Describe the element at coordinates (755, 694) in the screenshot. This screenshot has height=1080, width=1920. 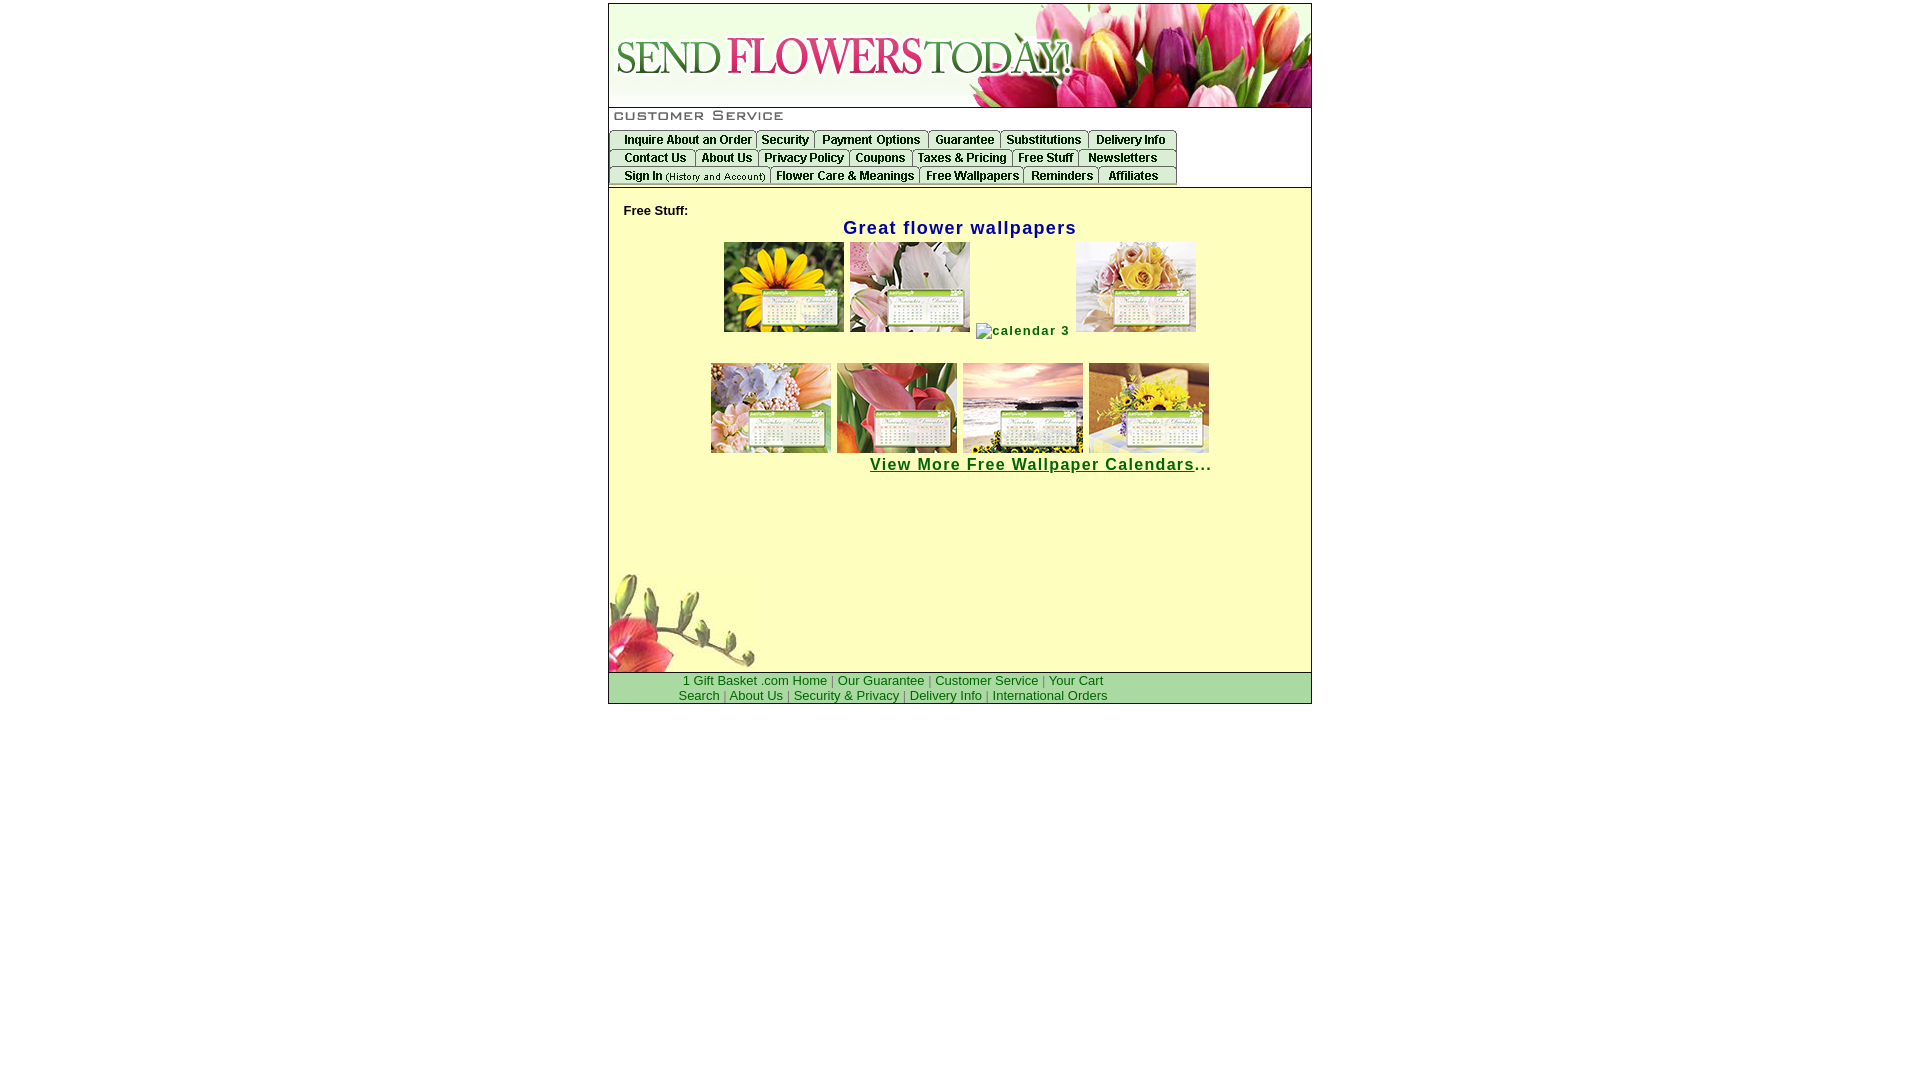
I see `'About Us'` at that location.